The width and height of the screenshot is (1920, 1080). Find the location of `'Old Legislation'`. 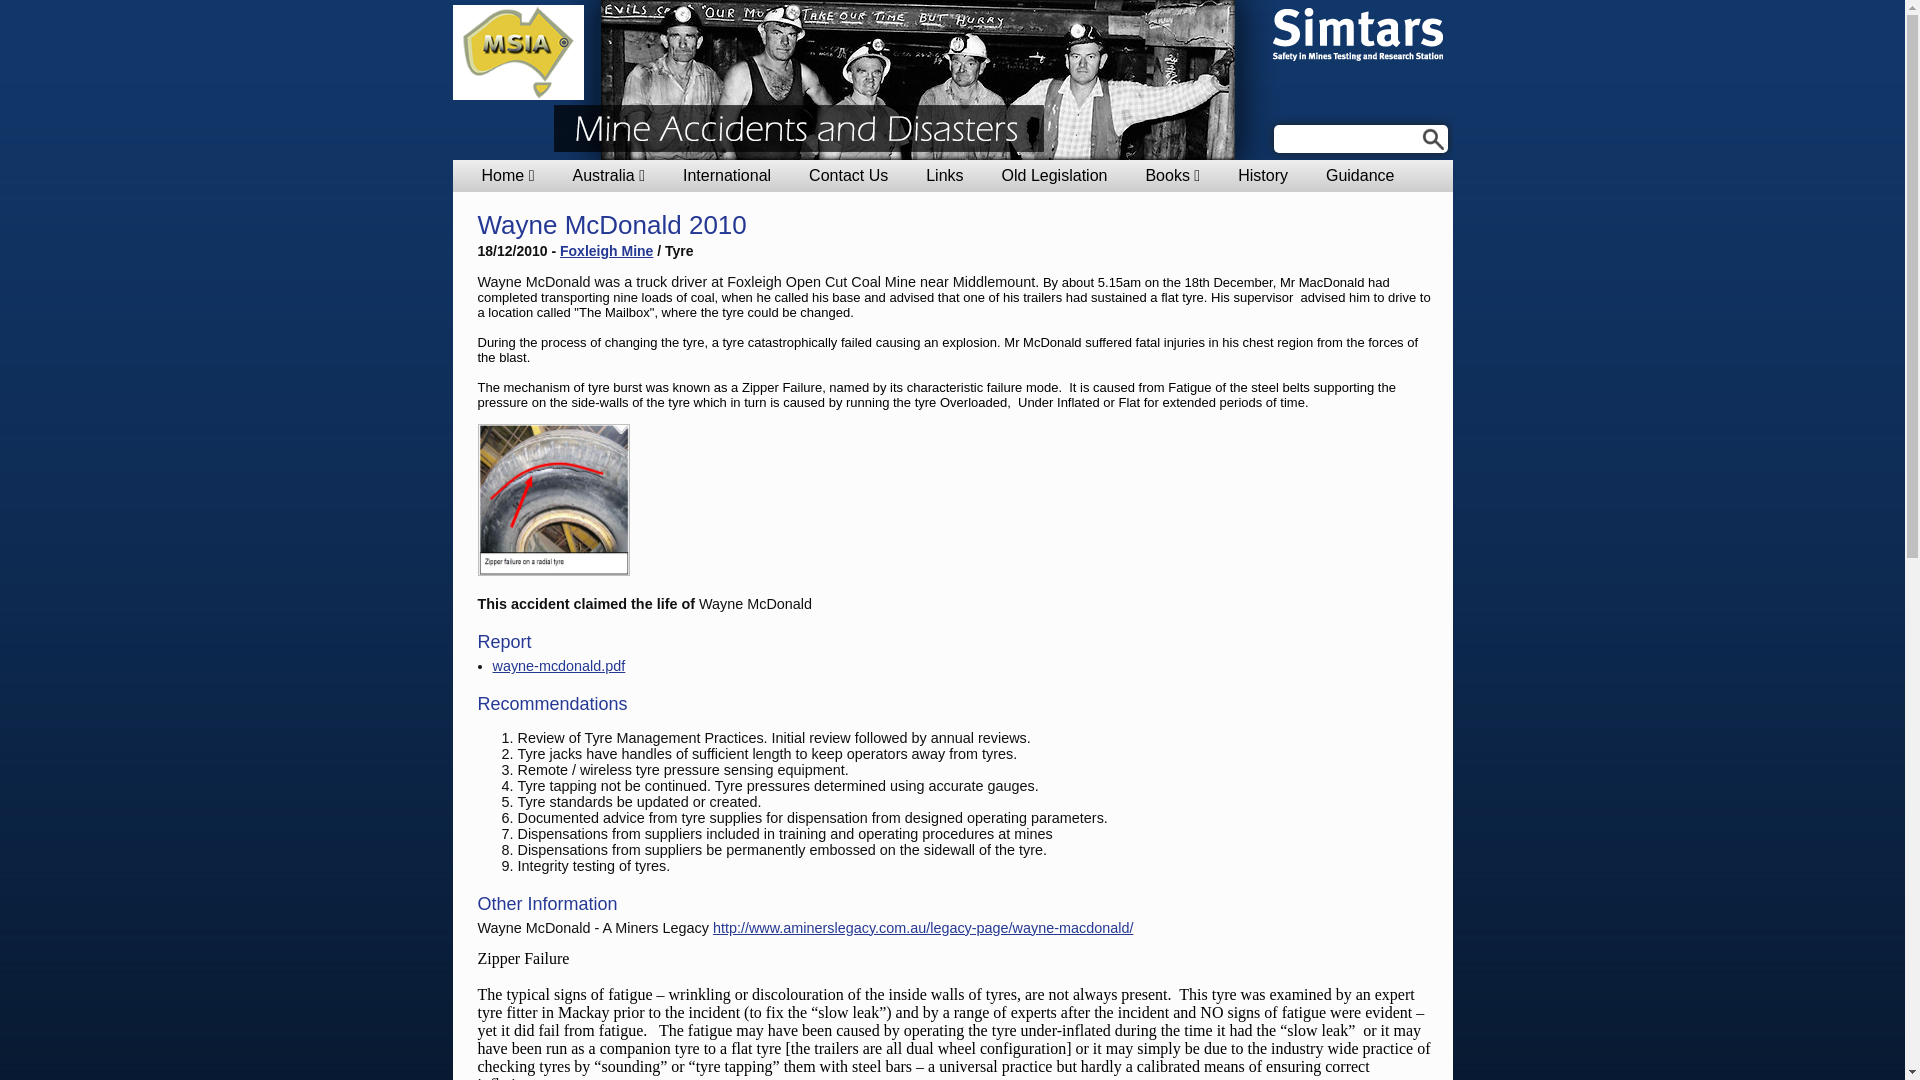

'Old Legislation' is located at coordinates (1002, 175).